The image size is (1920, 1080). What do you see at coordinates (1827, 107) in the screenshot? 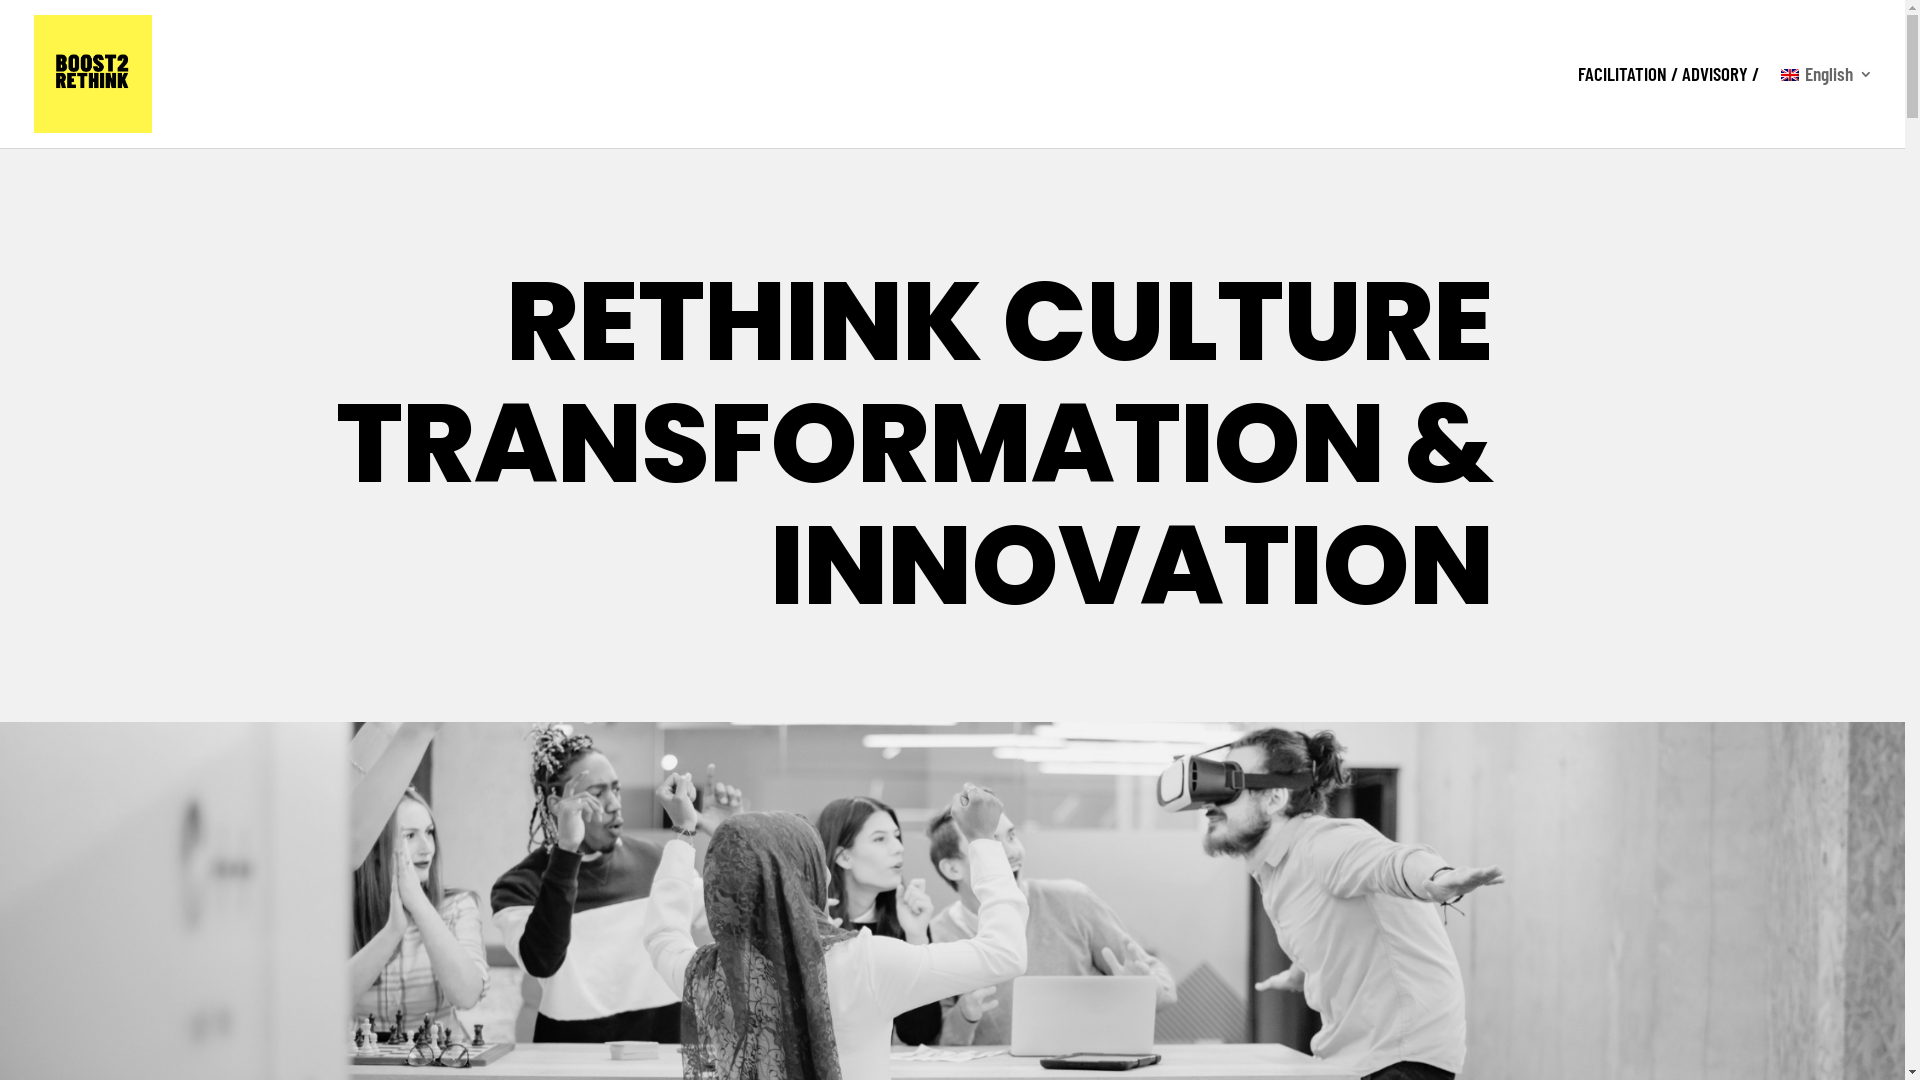
I see `'English'` at bounding box center [1827, 107].